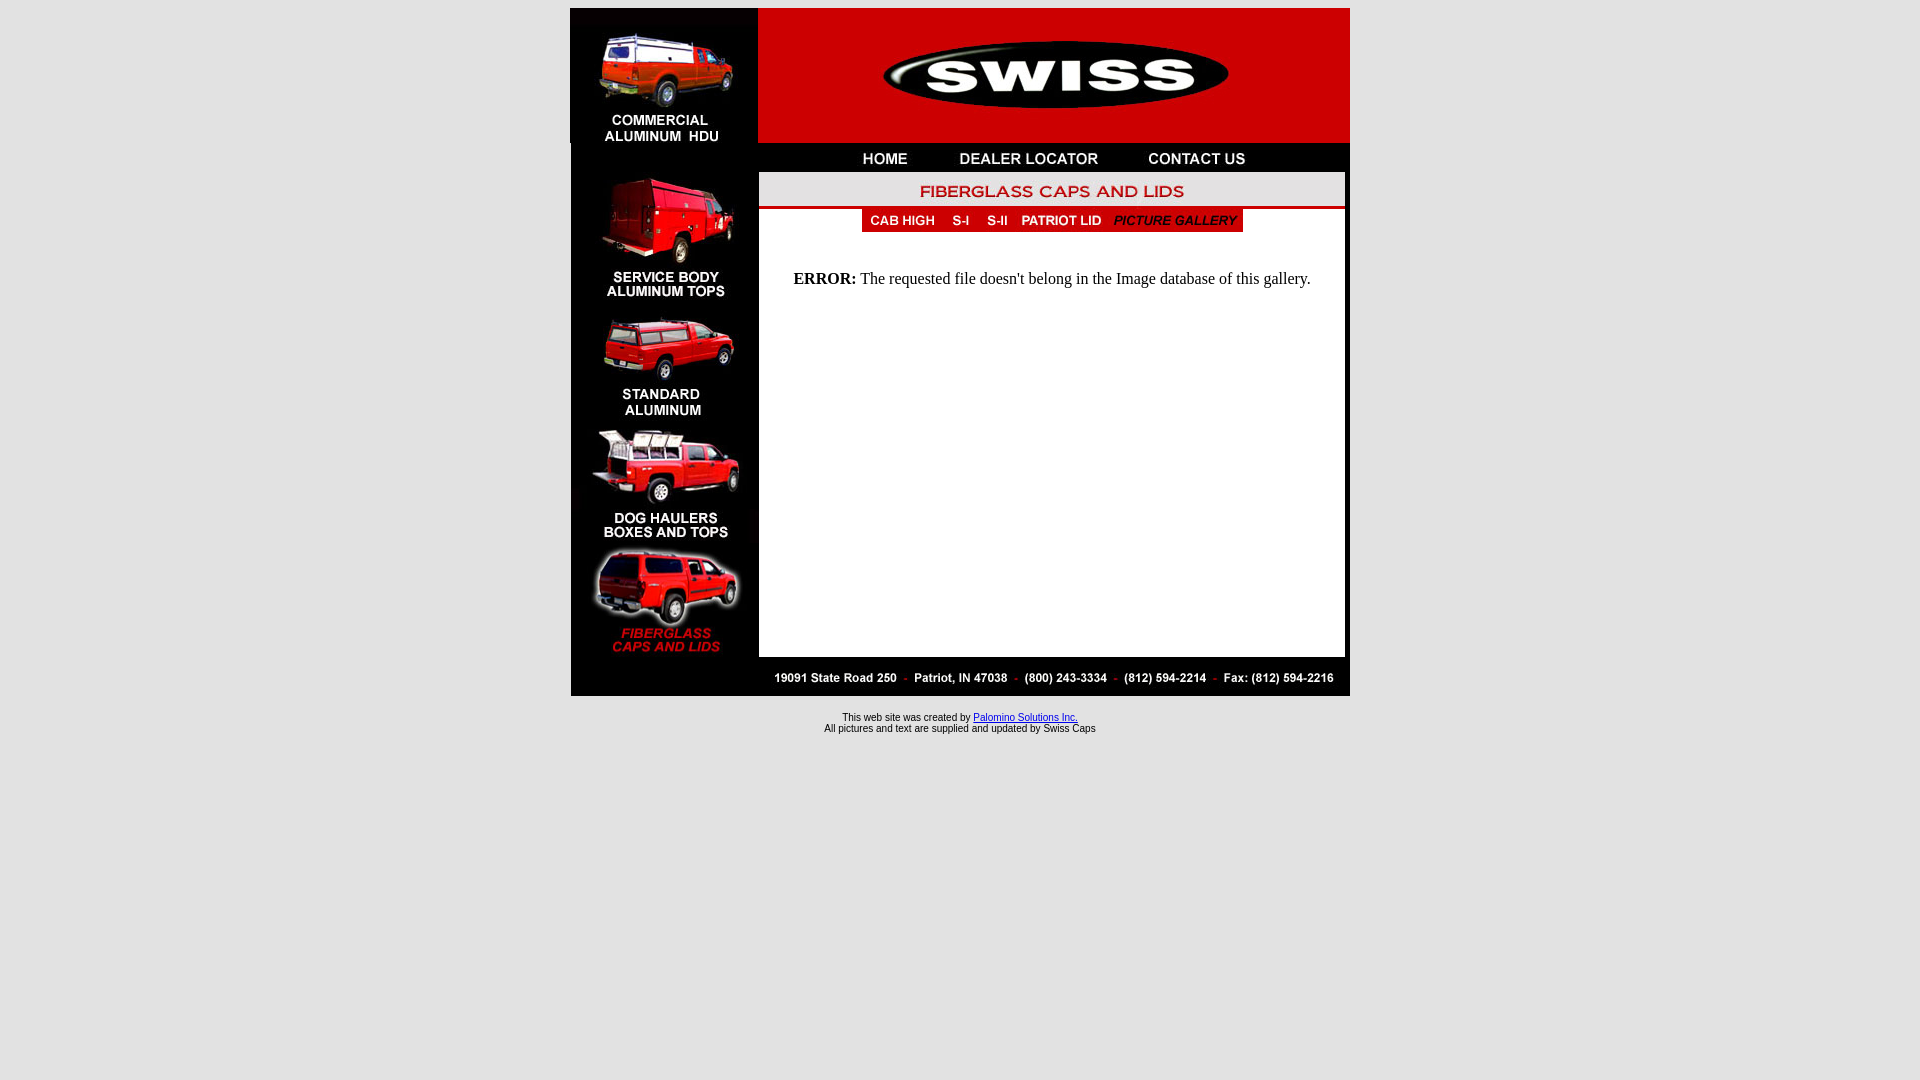  What do you see at coordinates (1025, 716) in the screenshot?
I see `'Palomino Solutions Inc.'` at bounding box center [1025, 716].